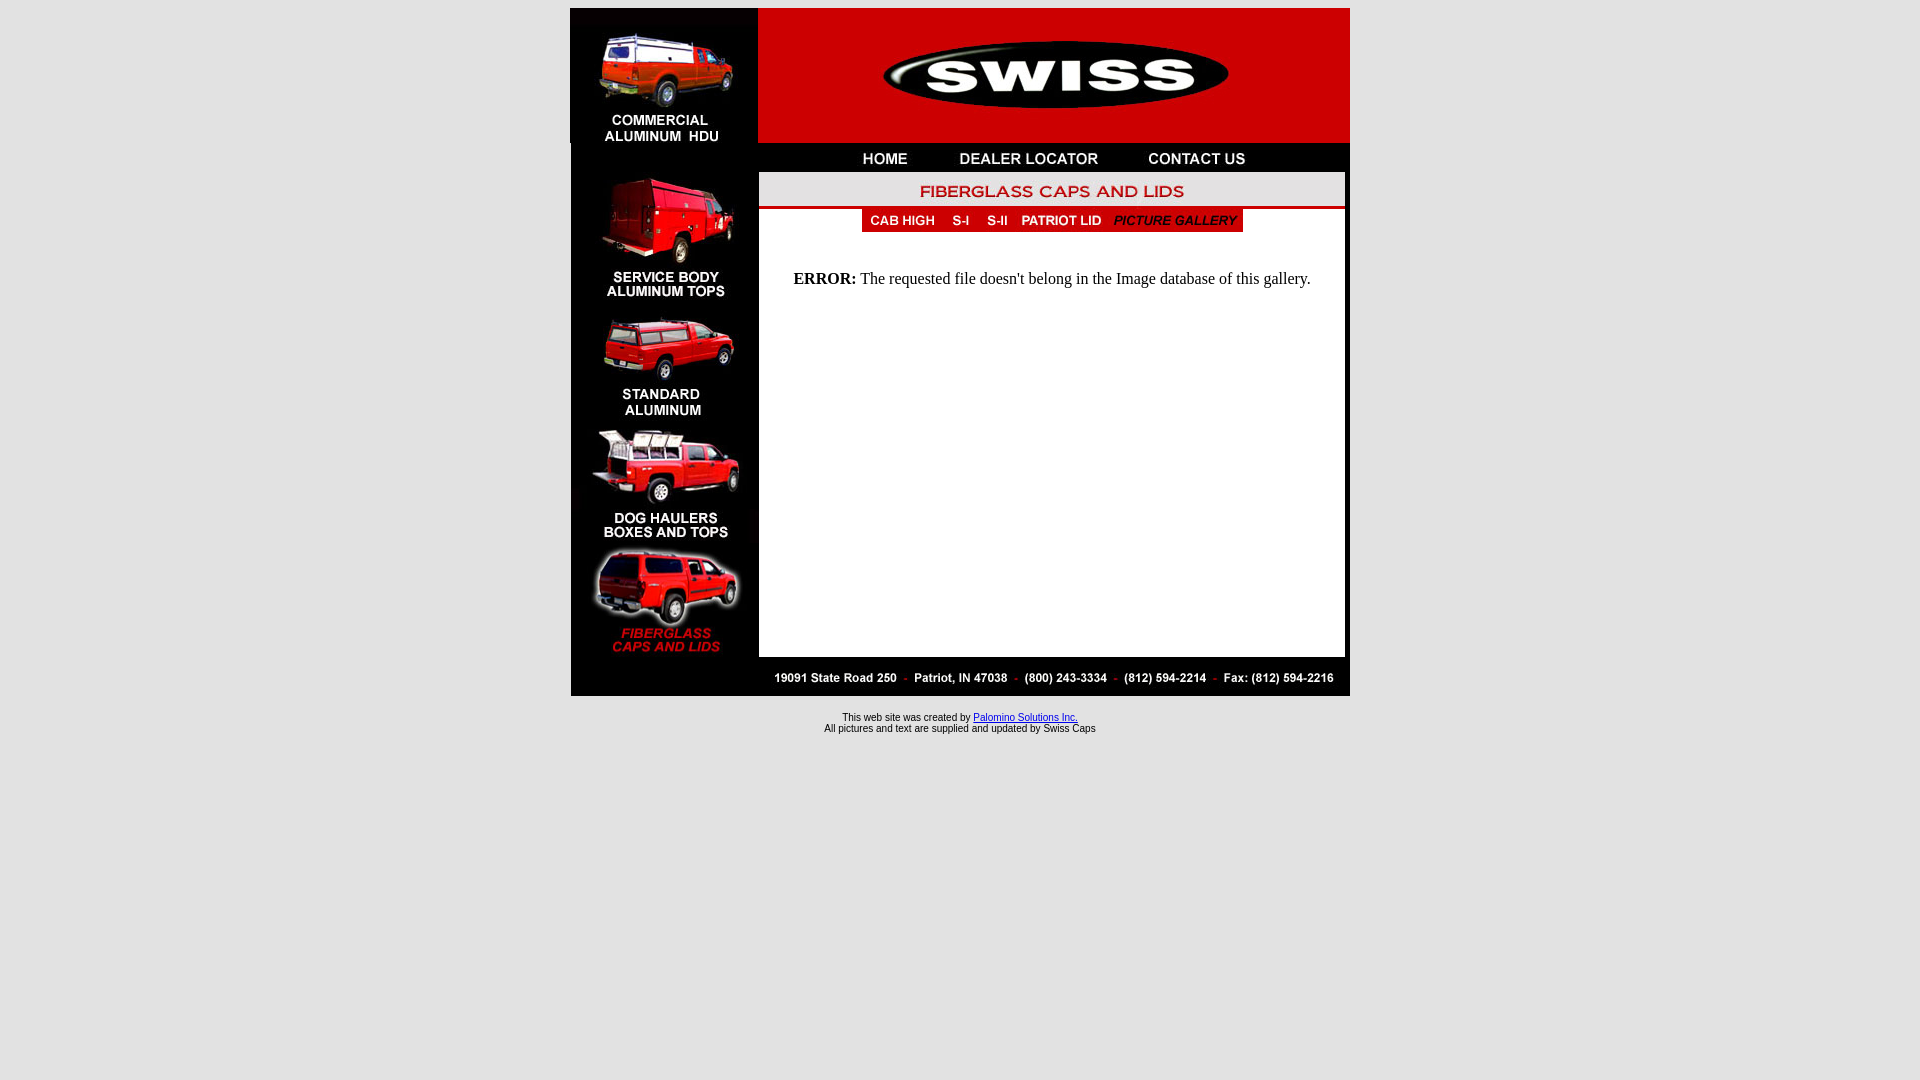  What do you see at coordinates (1025, 716) in the screenshot?
I see `'Palomino Solutions Inc.'` at bounding box center [1025, 716].